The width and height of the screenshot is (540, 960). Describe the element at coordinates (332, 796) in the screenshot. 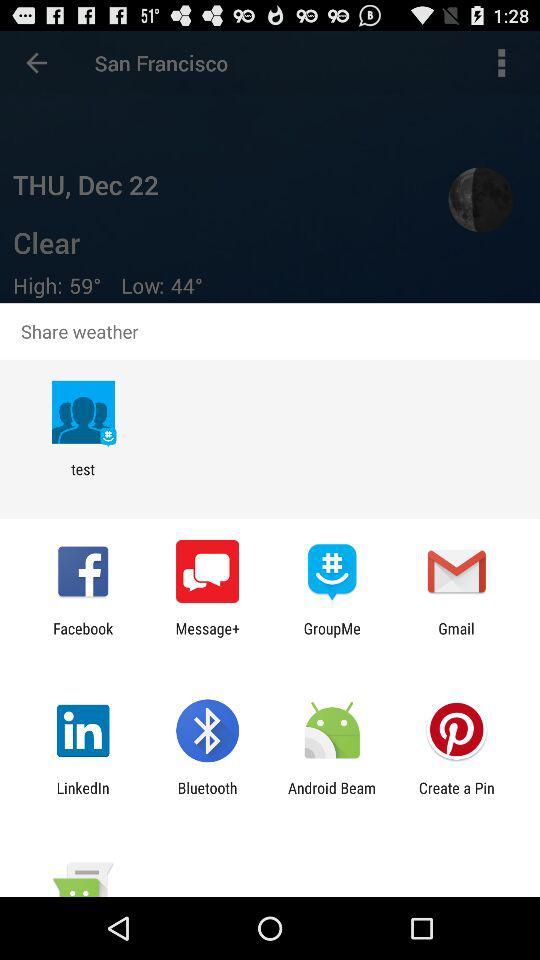

I see `the app next to the create a pin icon` at that location.